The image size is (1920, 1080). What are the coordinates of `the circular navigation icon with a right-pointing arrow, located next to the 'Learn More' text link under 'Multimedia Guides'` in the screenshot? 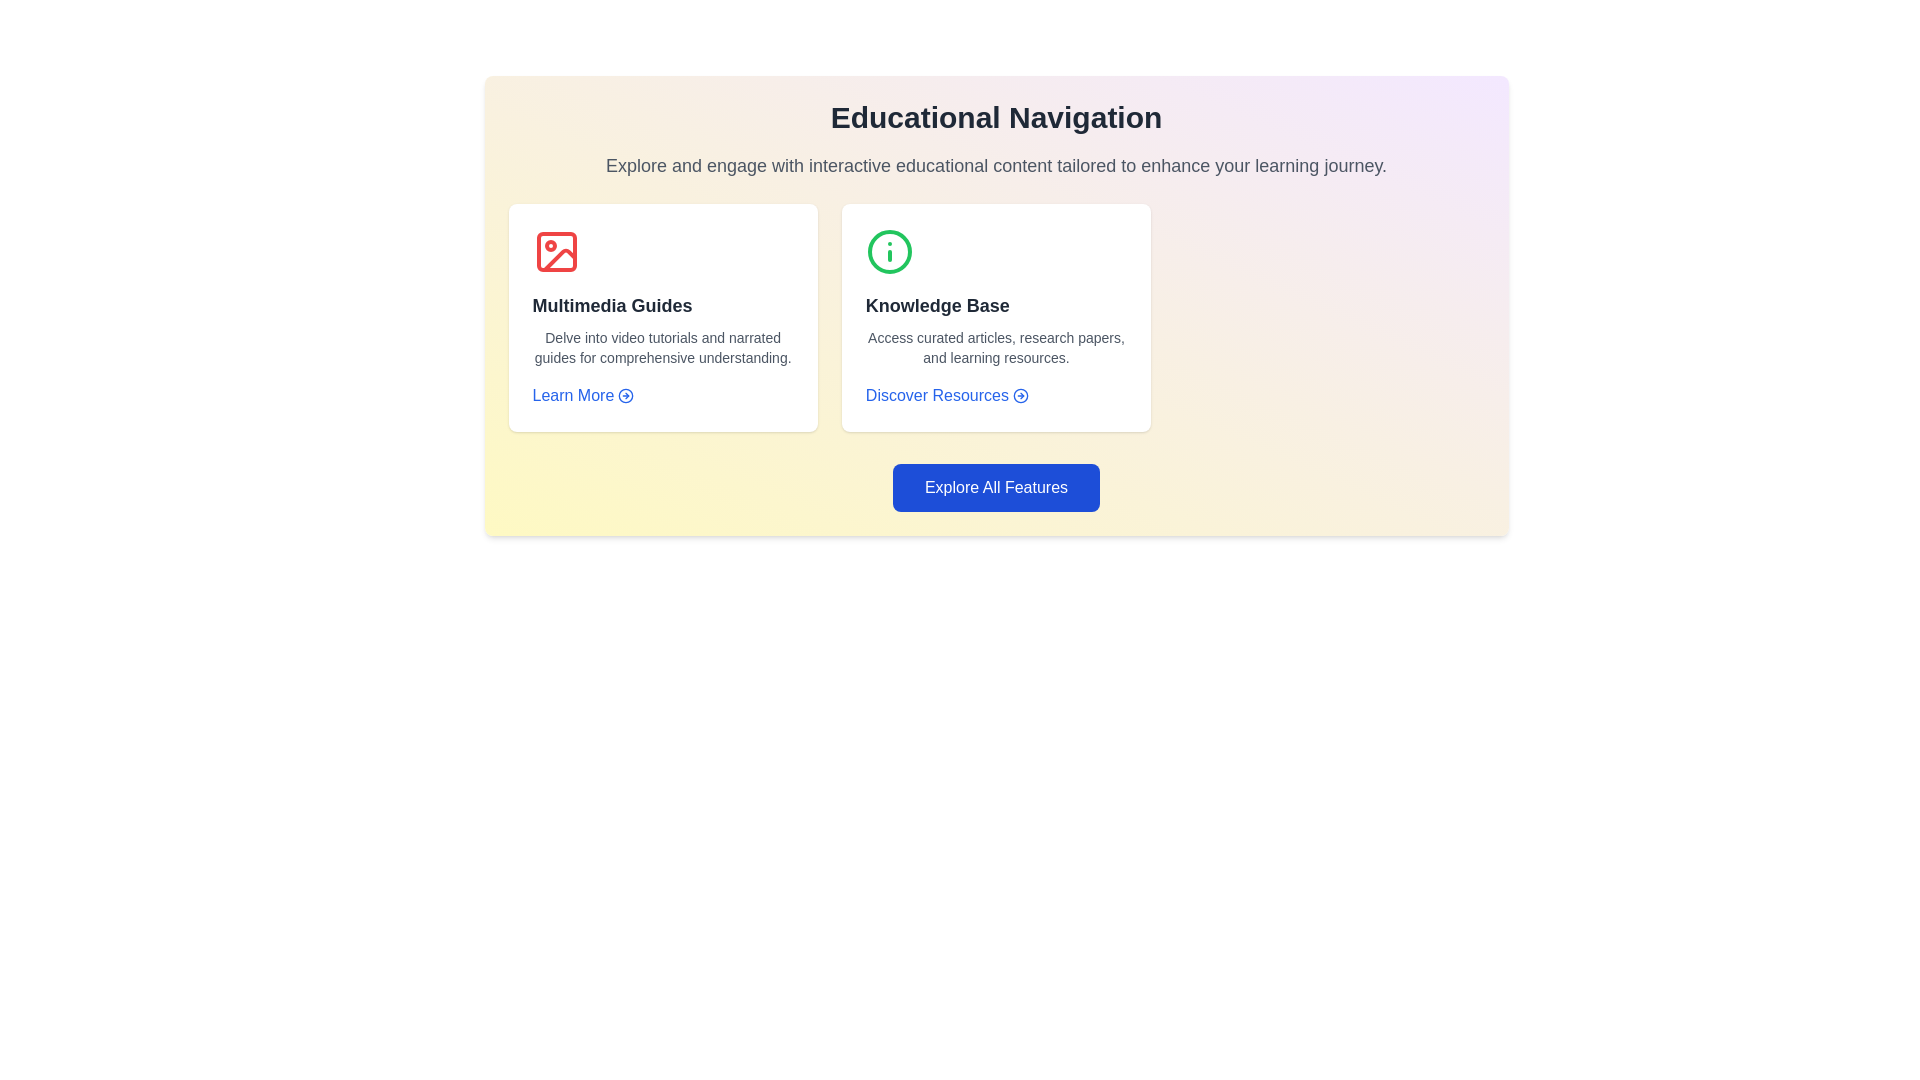 It's located at (625, 396).